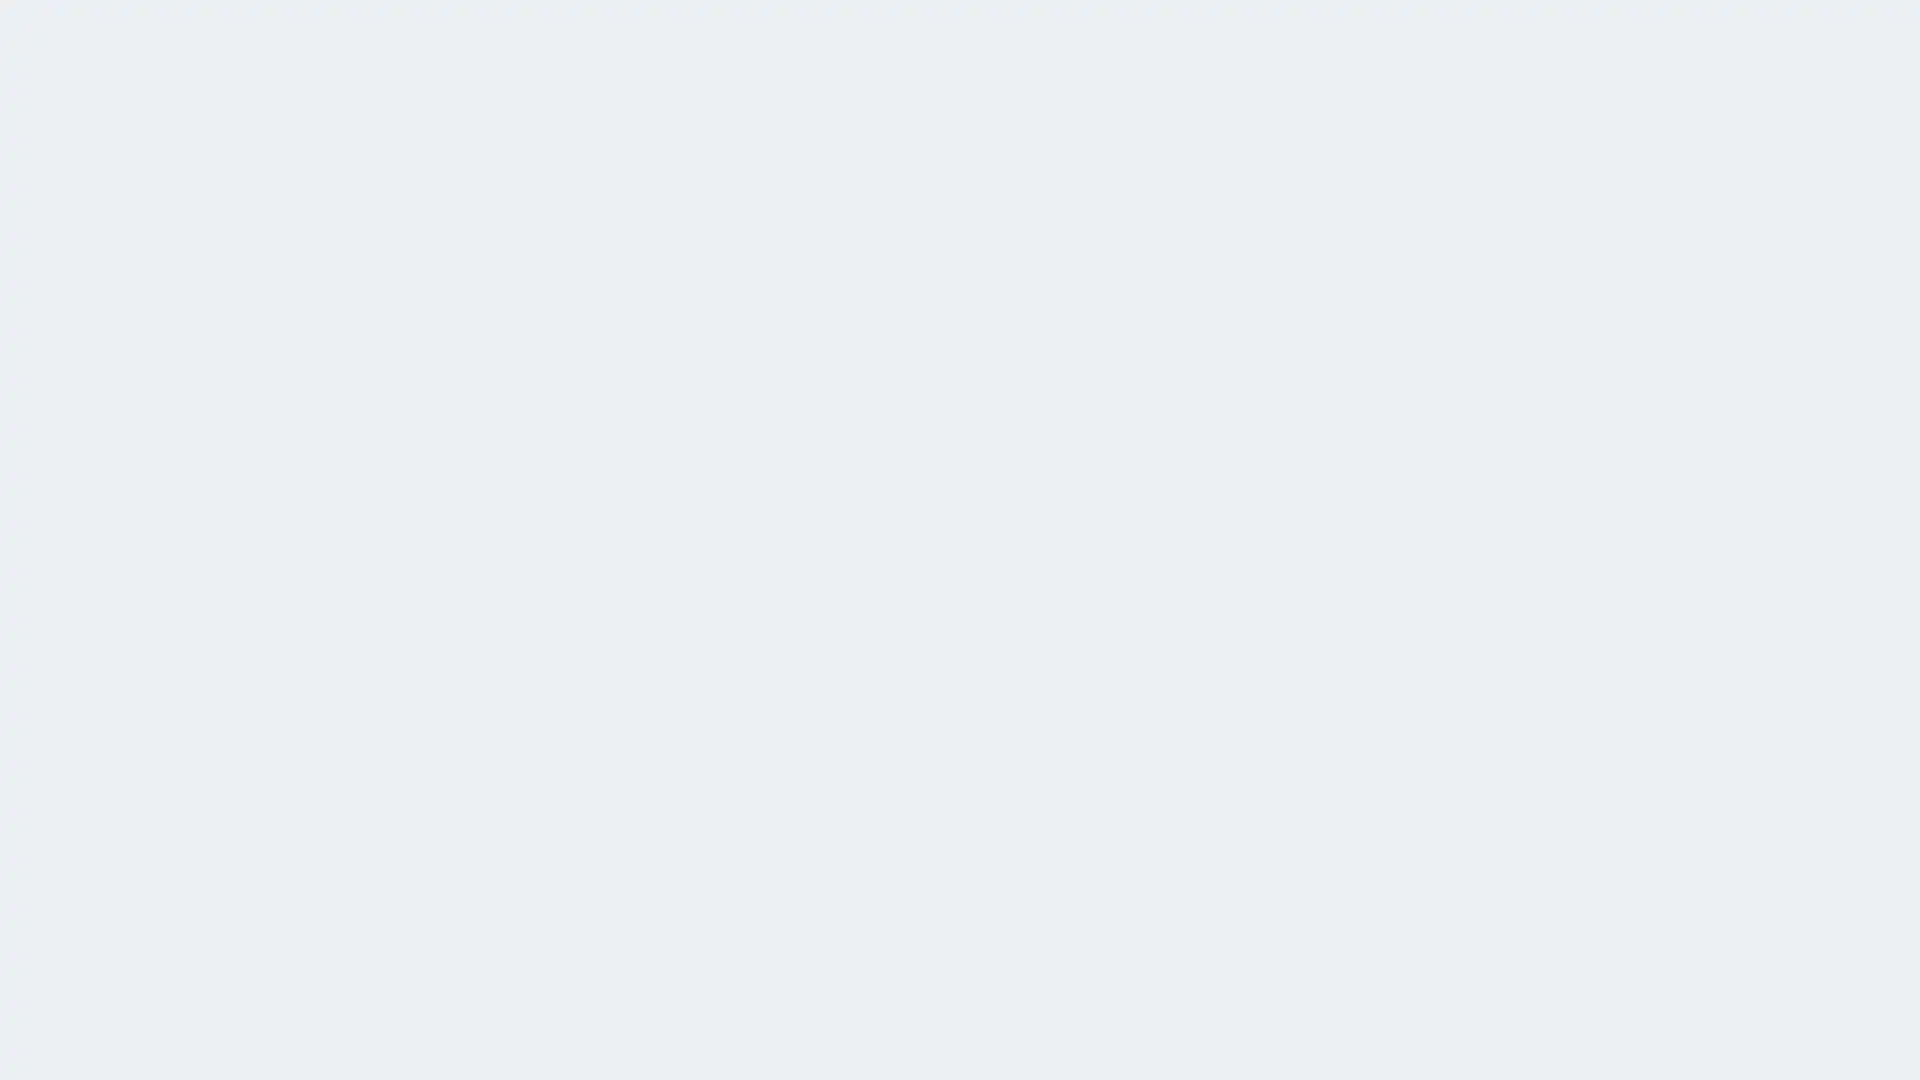  I want to click on Sign up, so click(1045, 494).